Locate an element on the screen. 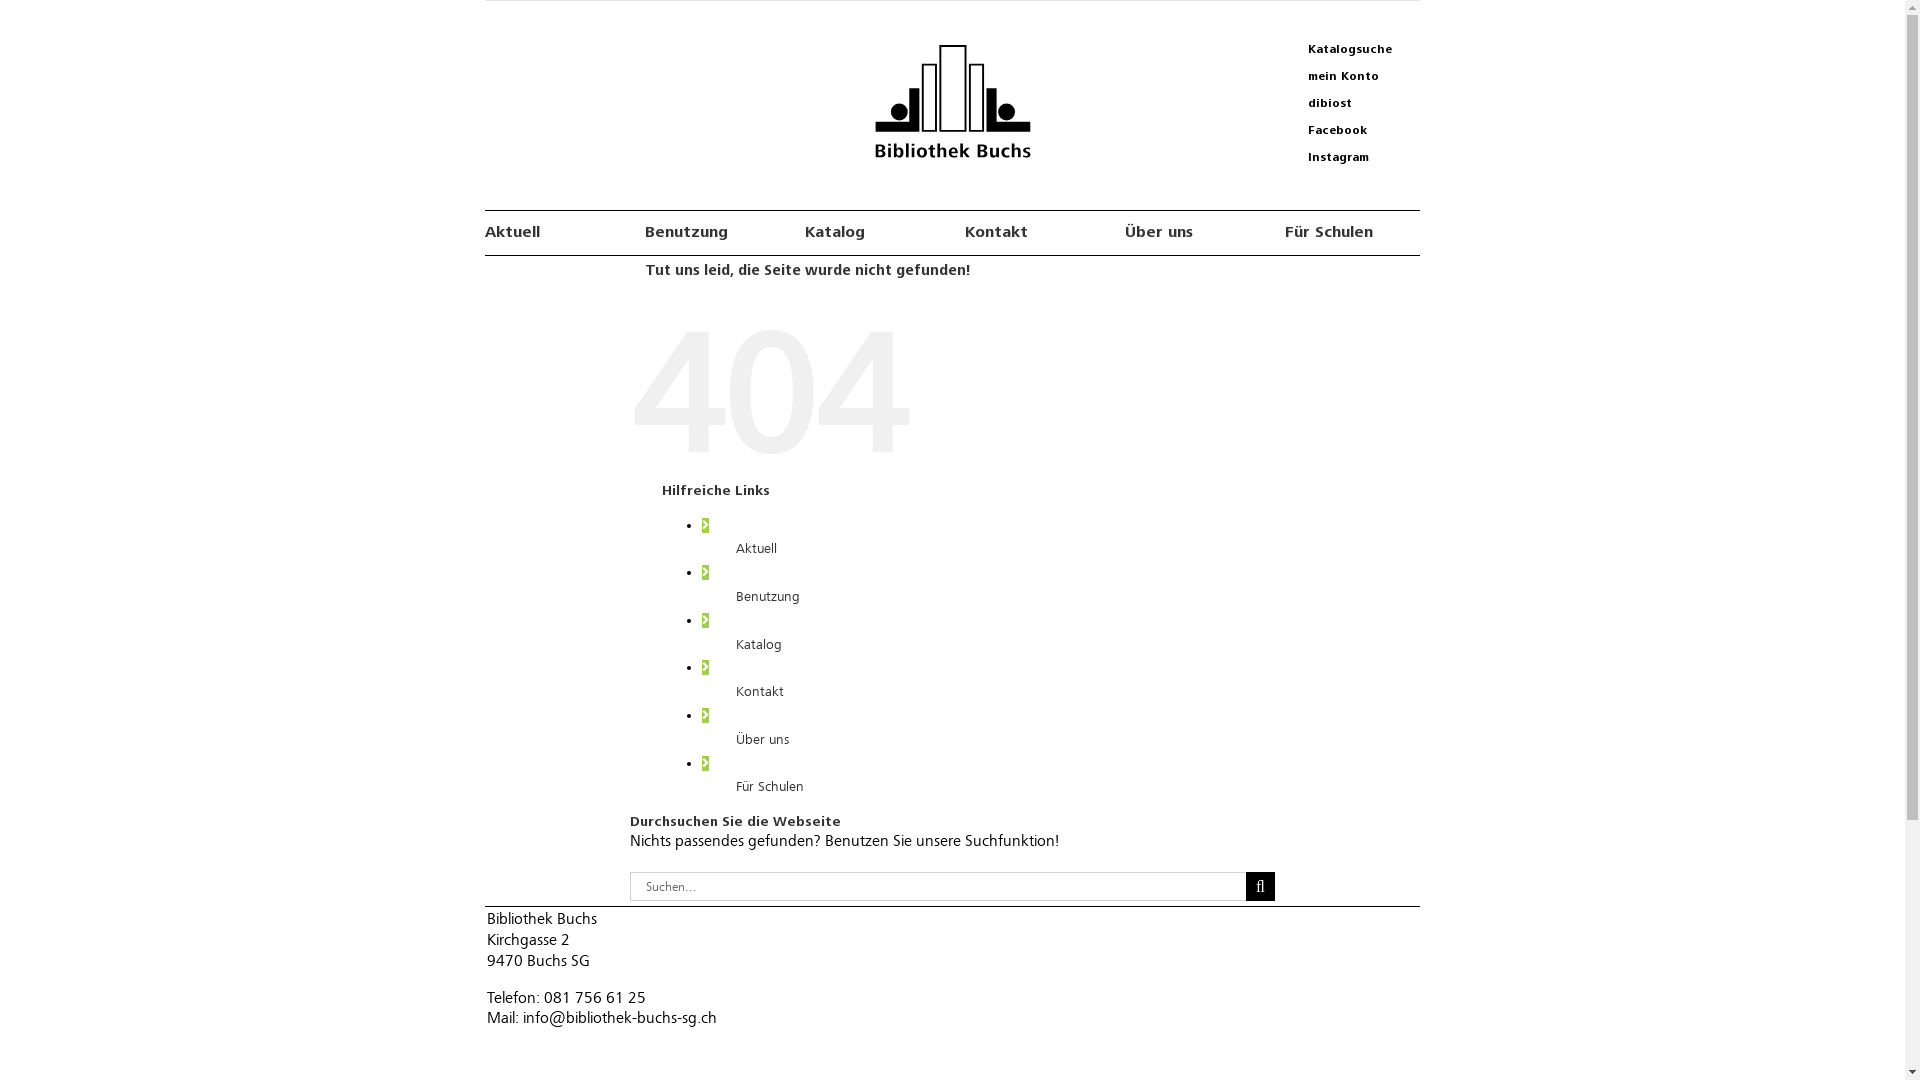 This screenshot has height=1080, width=1920. 'info@bibliothek-buchs-sg.ch' is located at coordinates (523, 1018).